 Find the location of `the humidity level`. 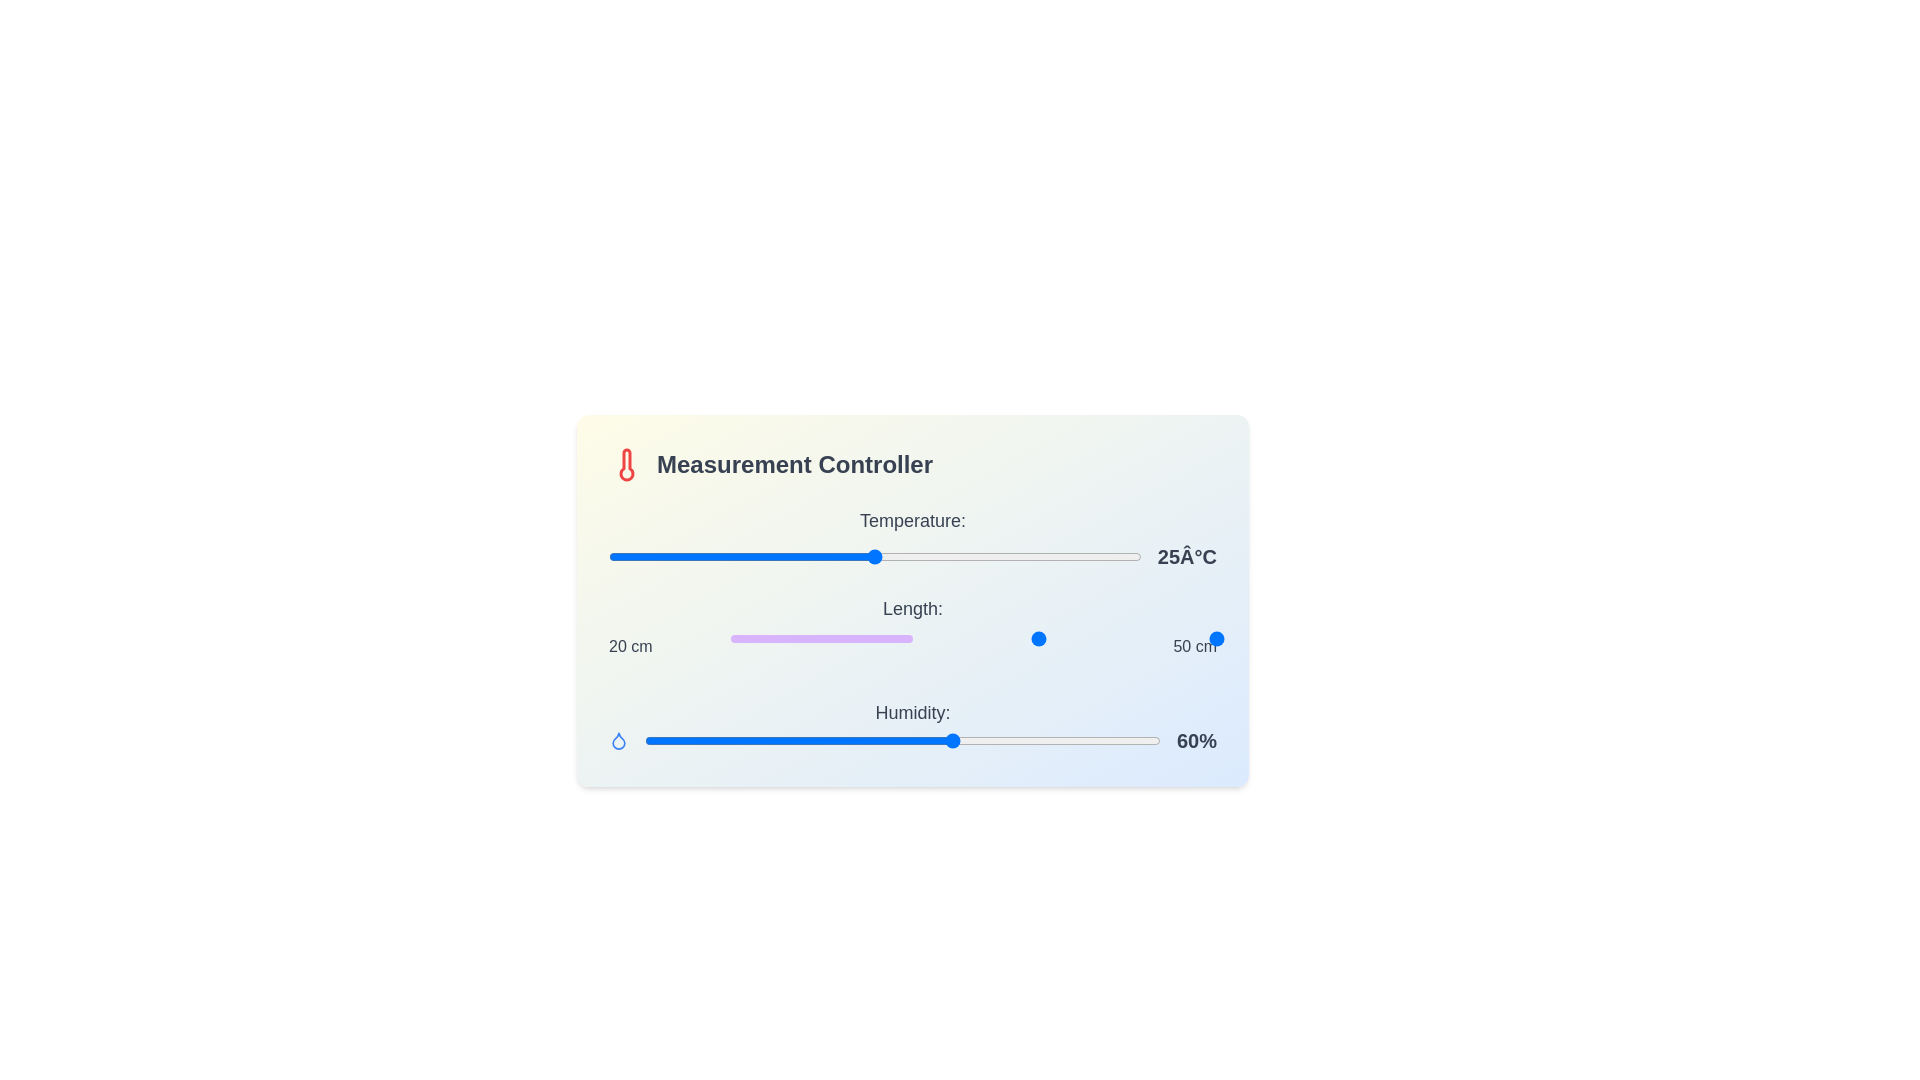

the humidity level is located at coordinates (666, 740).